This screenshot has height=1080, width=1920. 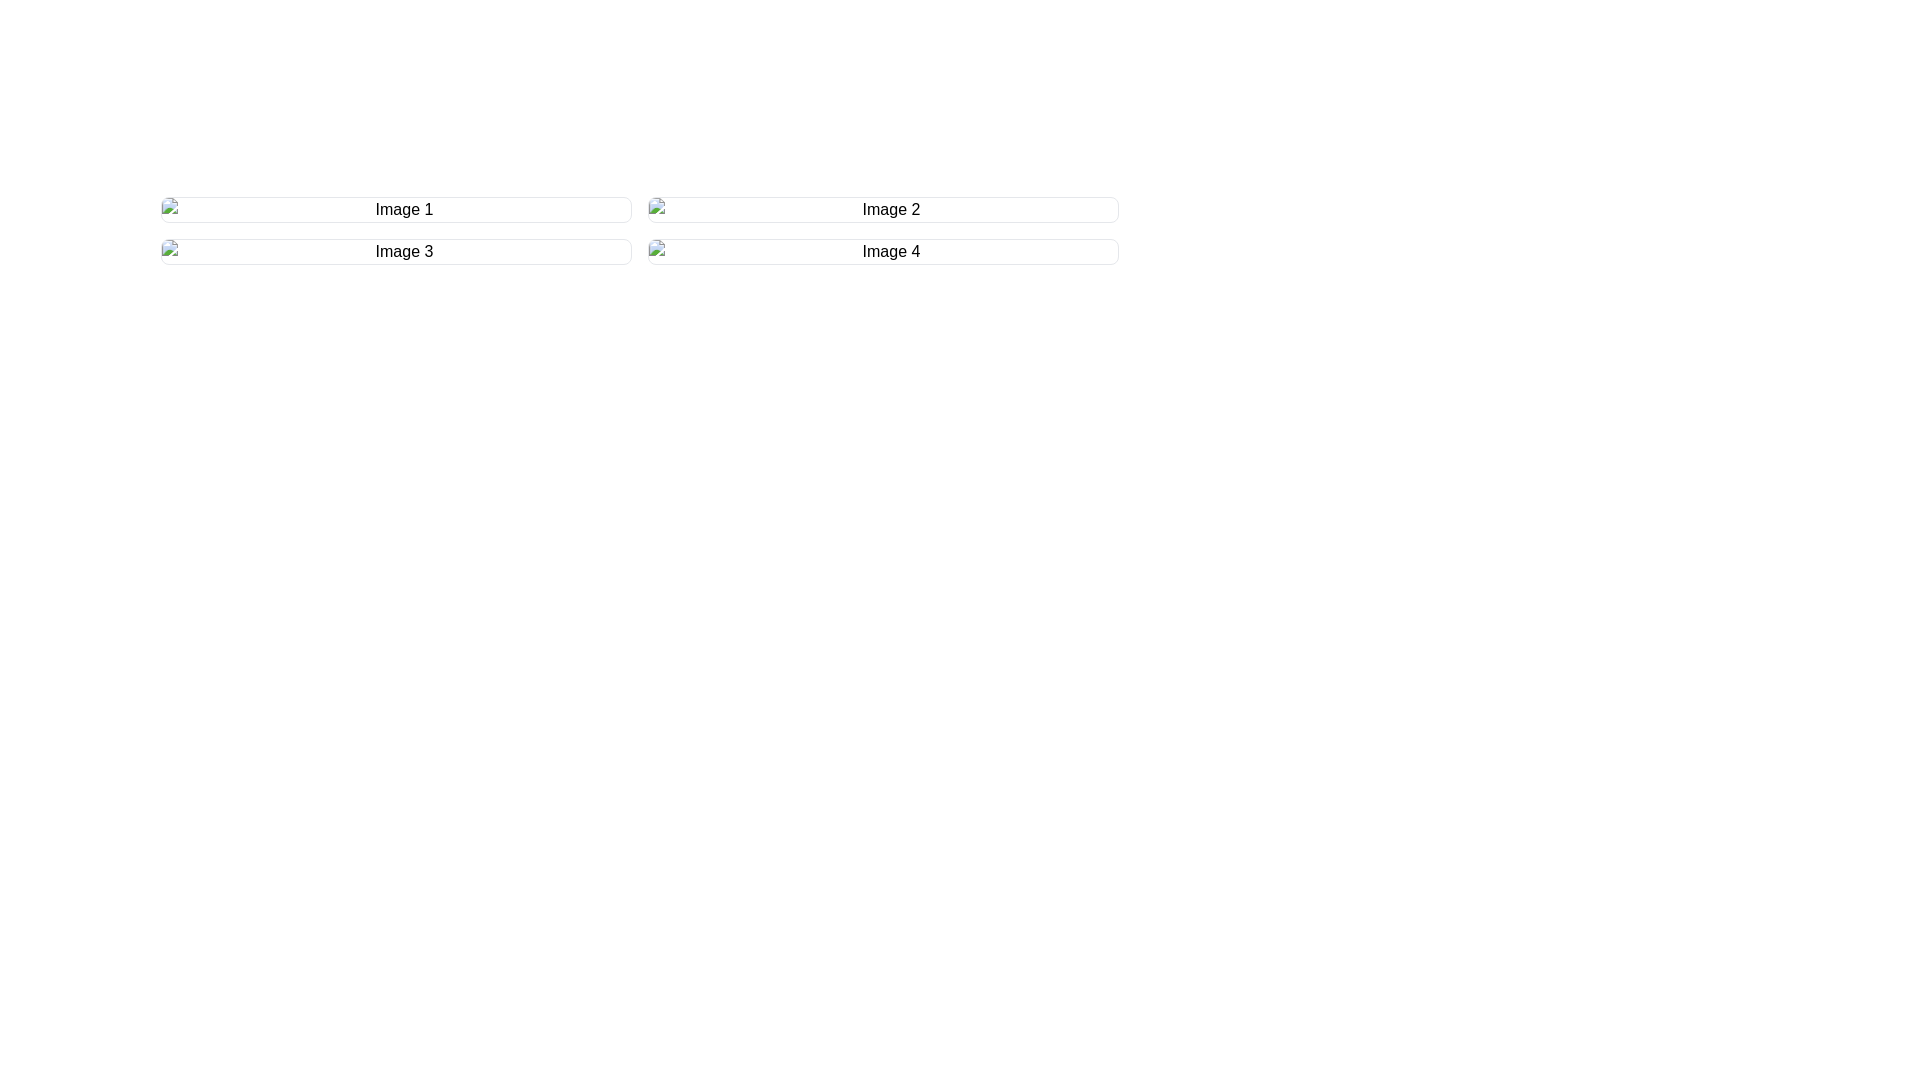 What do you see at coordinates (396, 209) in the screenshot?
I see `the image placeholder labeled 'Image 1' located in the top-left corner of the grid` at bounding box center [396, 209].